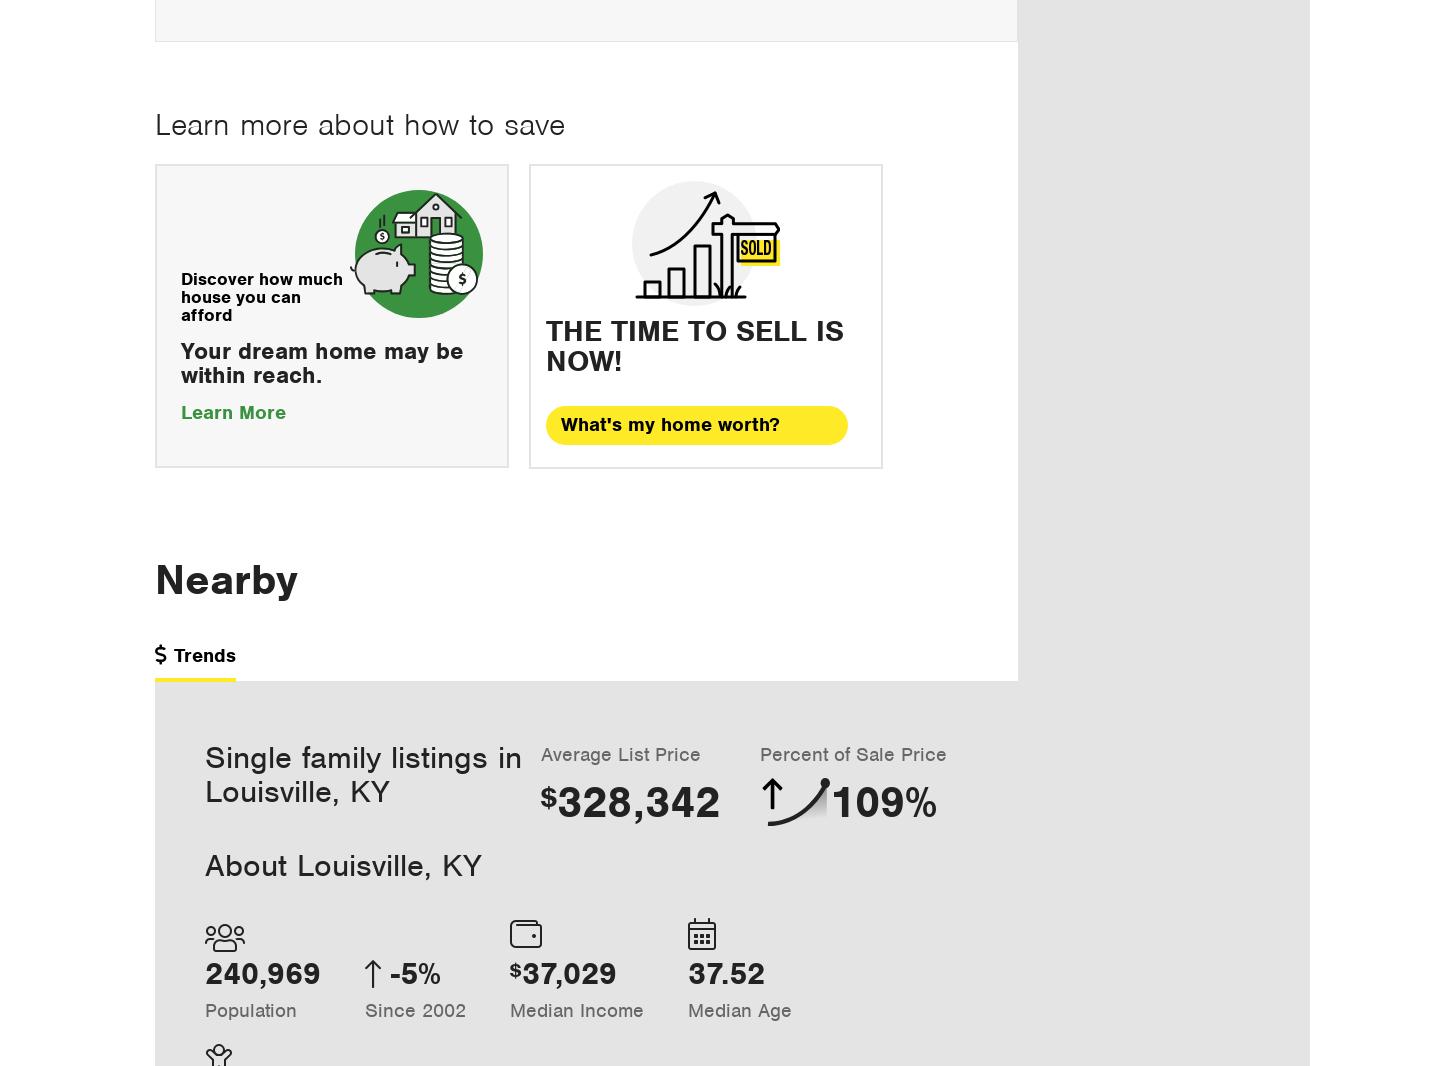 This screenshot has height=1066, width=1450. I want to click on '109%', so click(882, 801).